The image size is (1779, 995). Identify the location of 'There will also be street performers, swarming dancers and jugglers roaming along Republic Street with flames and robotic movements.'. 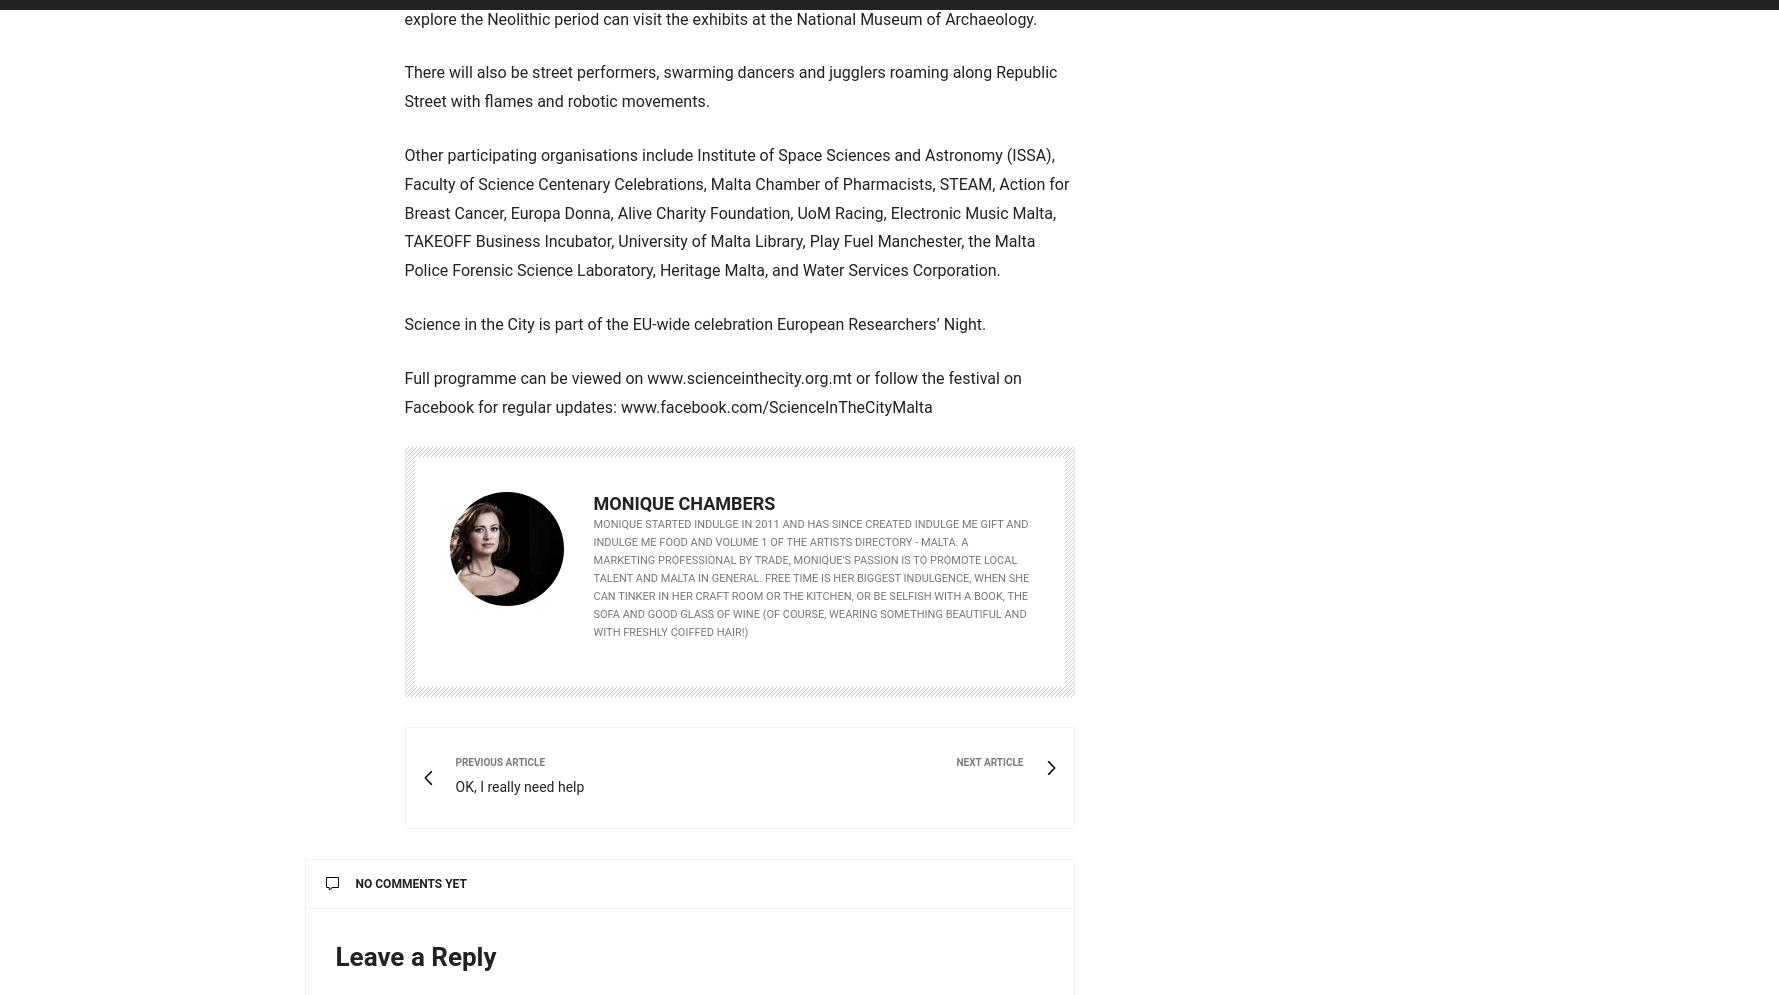
(403, 86).